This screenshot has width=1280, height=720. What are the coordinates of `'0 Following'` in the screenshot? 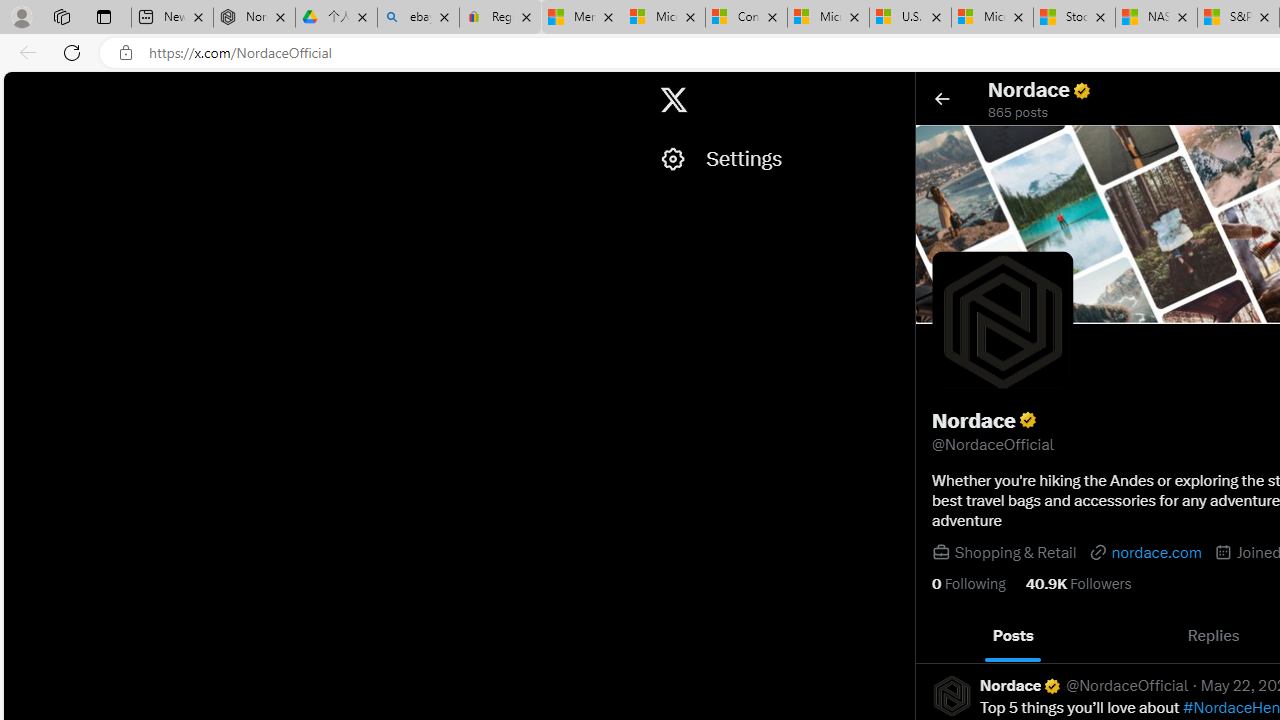 It's located at (968, 583).